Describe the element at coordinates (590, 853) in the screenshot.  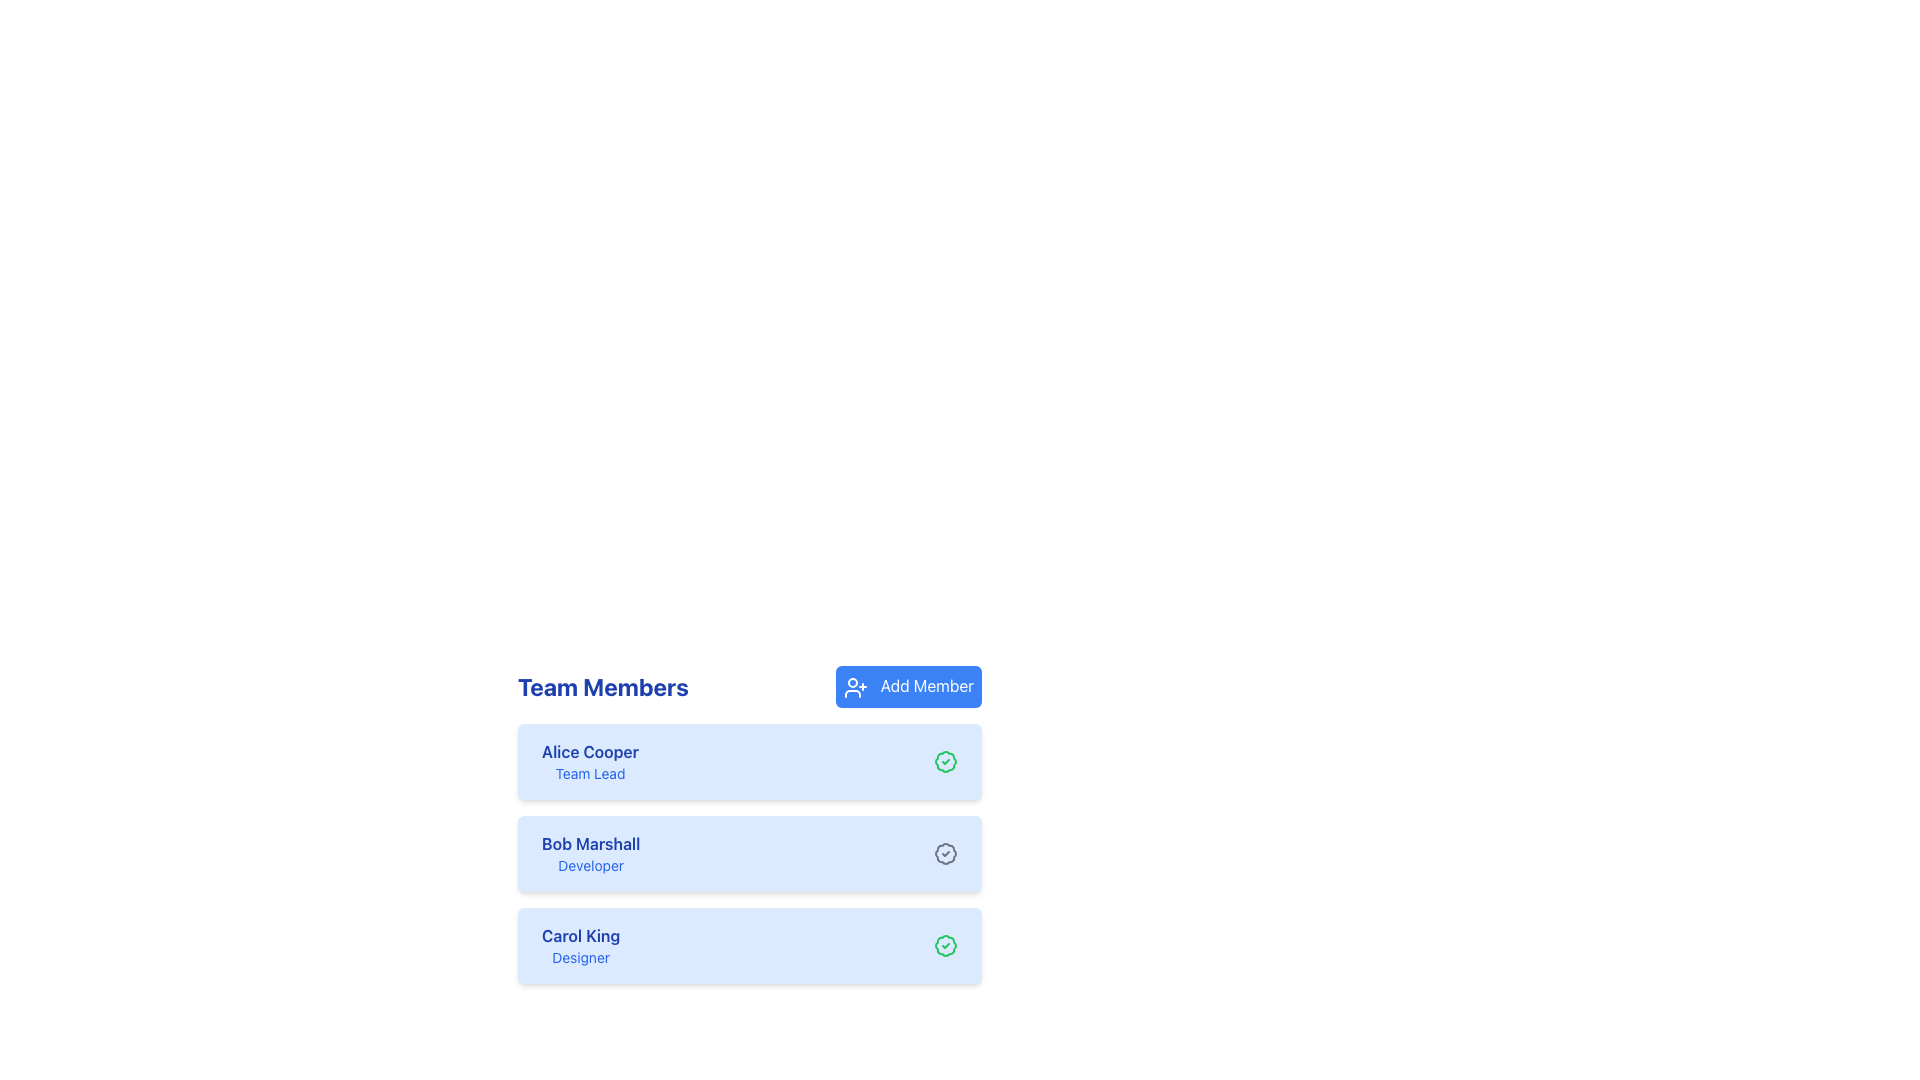
I see `the text label displaying 'Bob Marshall' and 'Developer', which is located in the second card under the 'Team Members' heading` at that location.